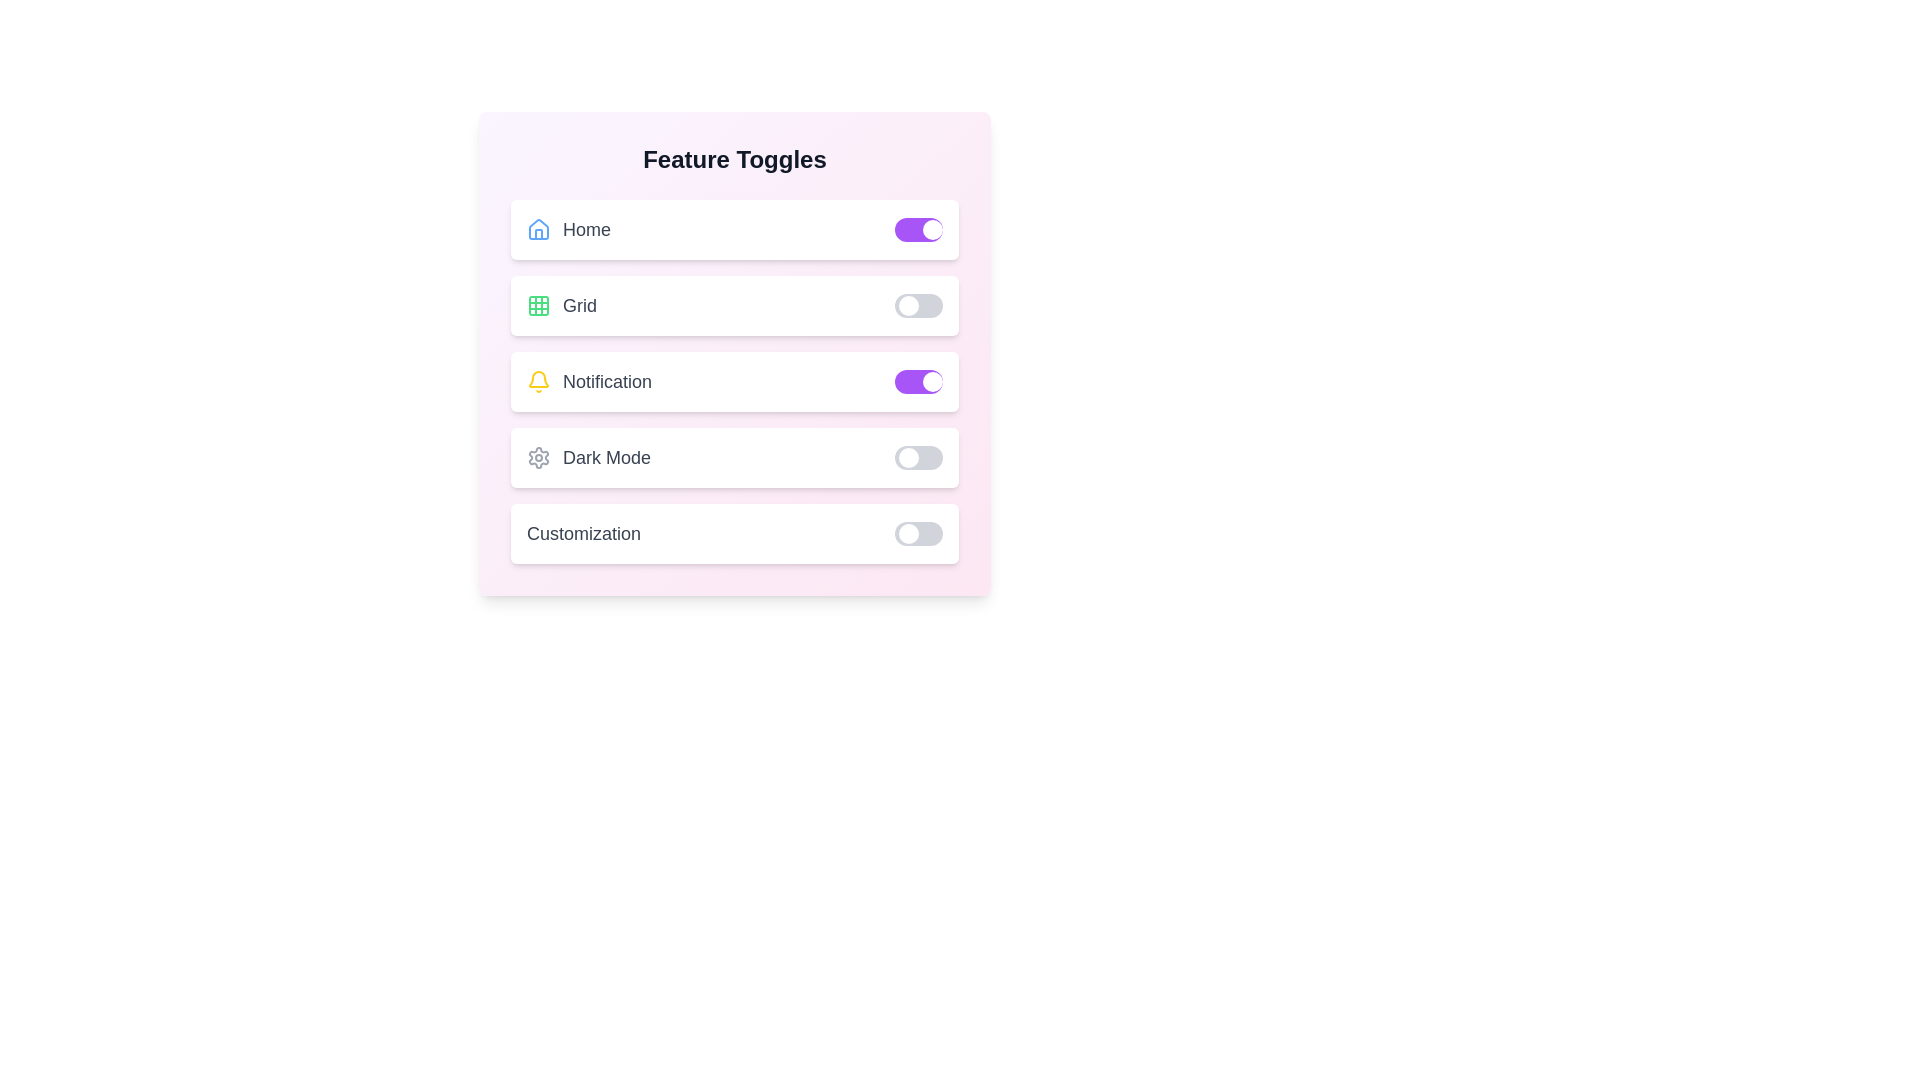 The height and width of the screenshot is (1080, 1920). I want to click on the green square with rounded corners located in the top-left corner of the 3x3 grid icon next to the 'Grid' label on the left side of the UI, so click(538, 305).